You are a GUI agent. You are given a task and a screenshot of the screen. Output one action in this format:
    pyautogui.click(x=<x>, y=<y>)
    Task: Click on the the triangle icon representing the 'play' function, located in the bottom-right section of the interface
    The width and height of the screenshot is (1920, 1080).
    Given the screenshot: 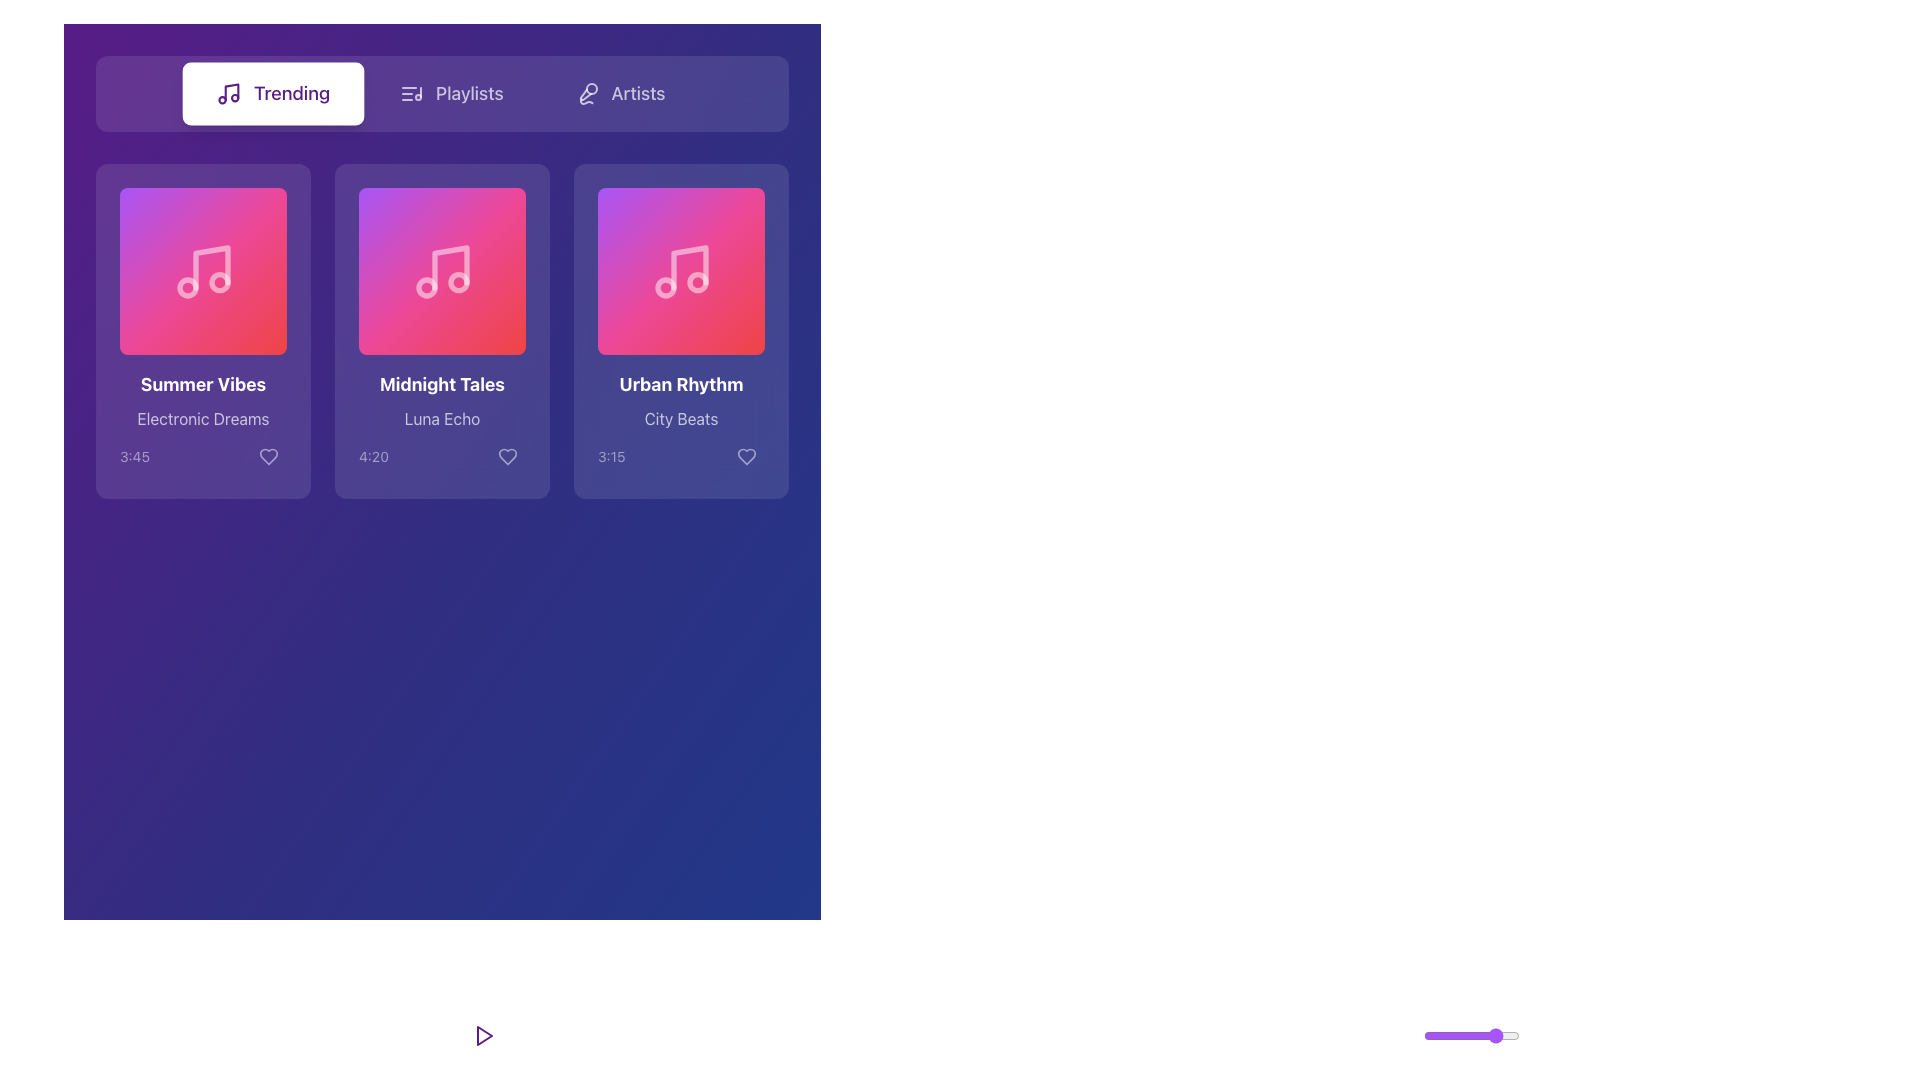 What is the action you would take?
    pyautogui.click(x=484, y=1035)
    